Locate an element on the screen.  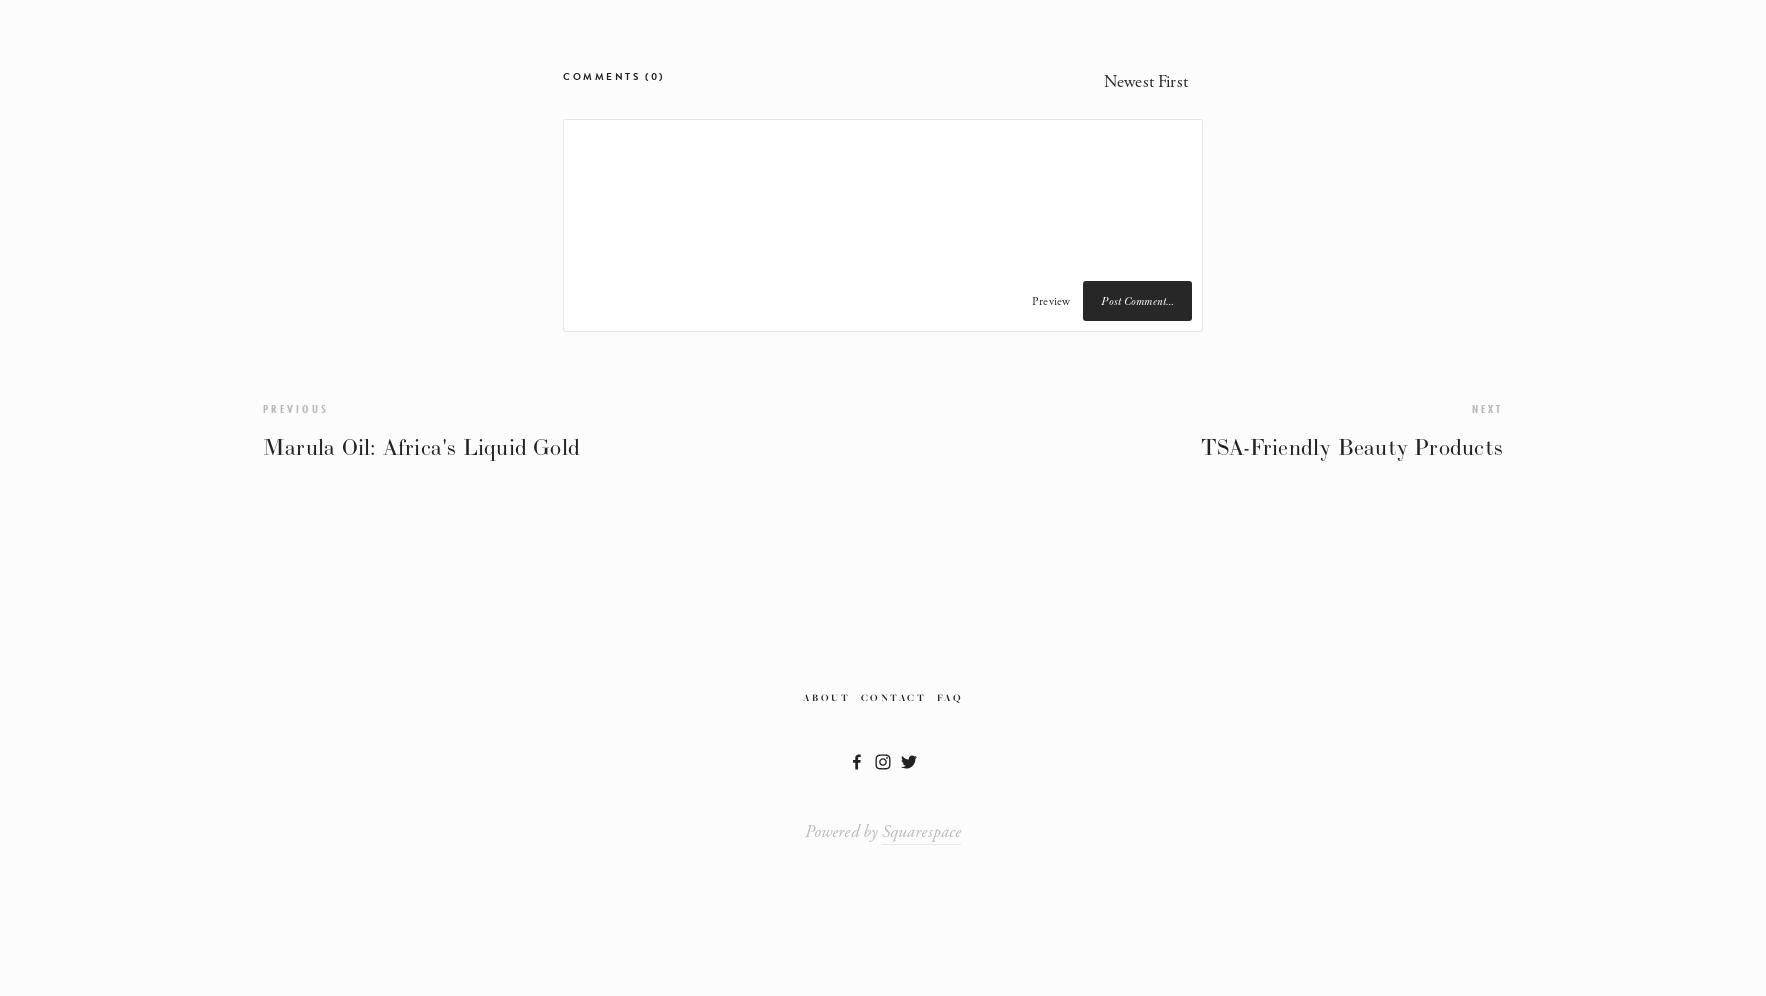
'Powered by' is located at coordinates (842, 830).